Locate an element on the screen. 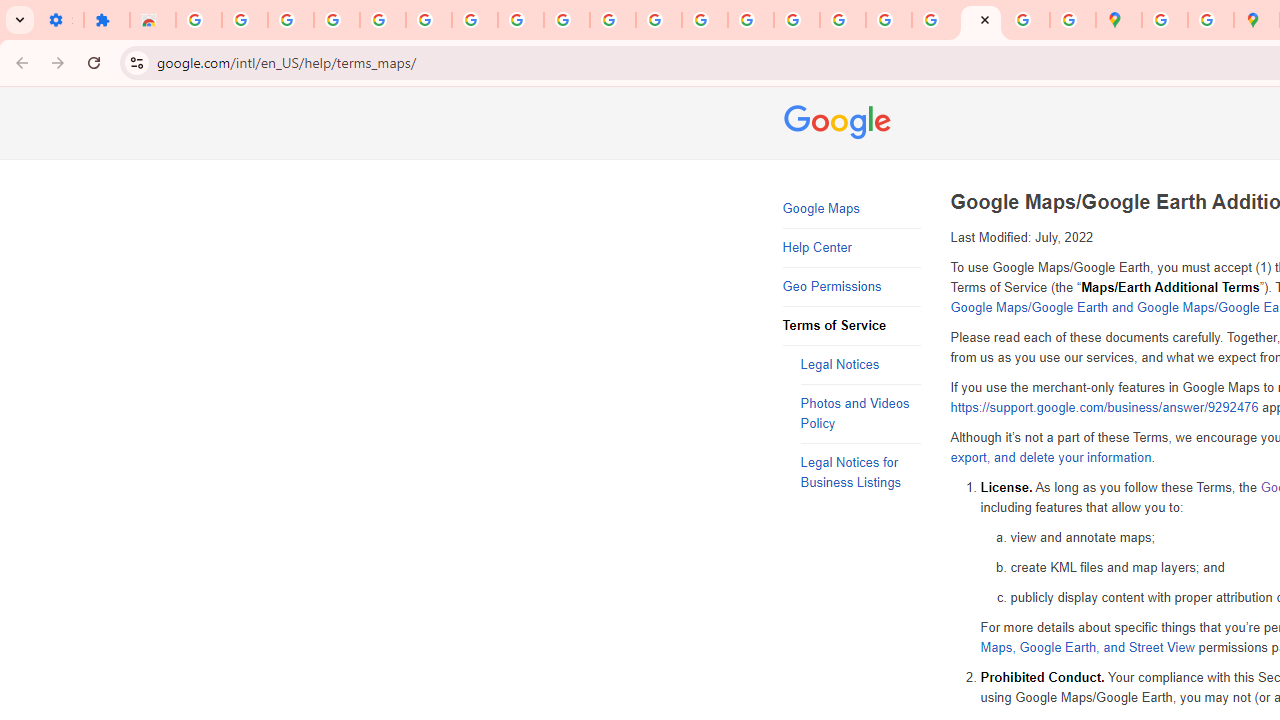 This screenshot has height=720, width=1280. 'Reviews: Helix Fruit Jump Arcade Game' is located at coordinates (152, 20).